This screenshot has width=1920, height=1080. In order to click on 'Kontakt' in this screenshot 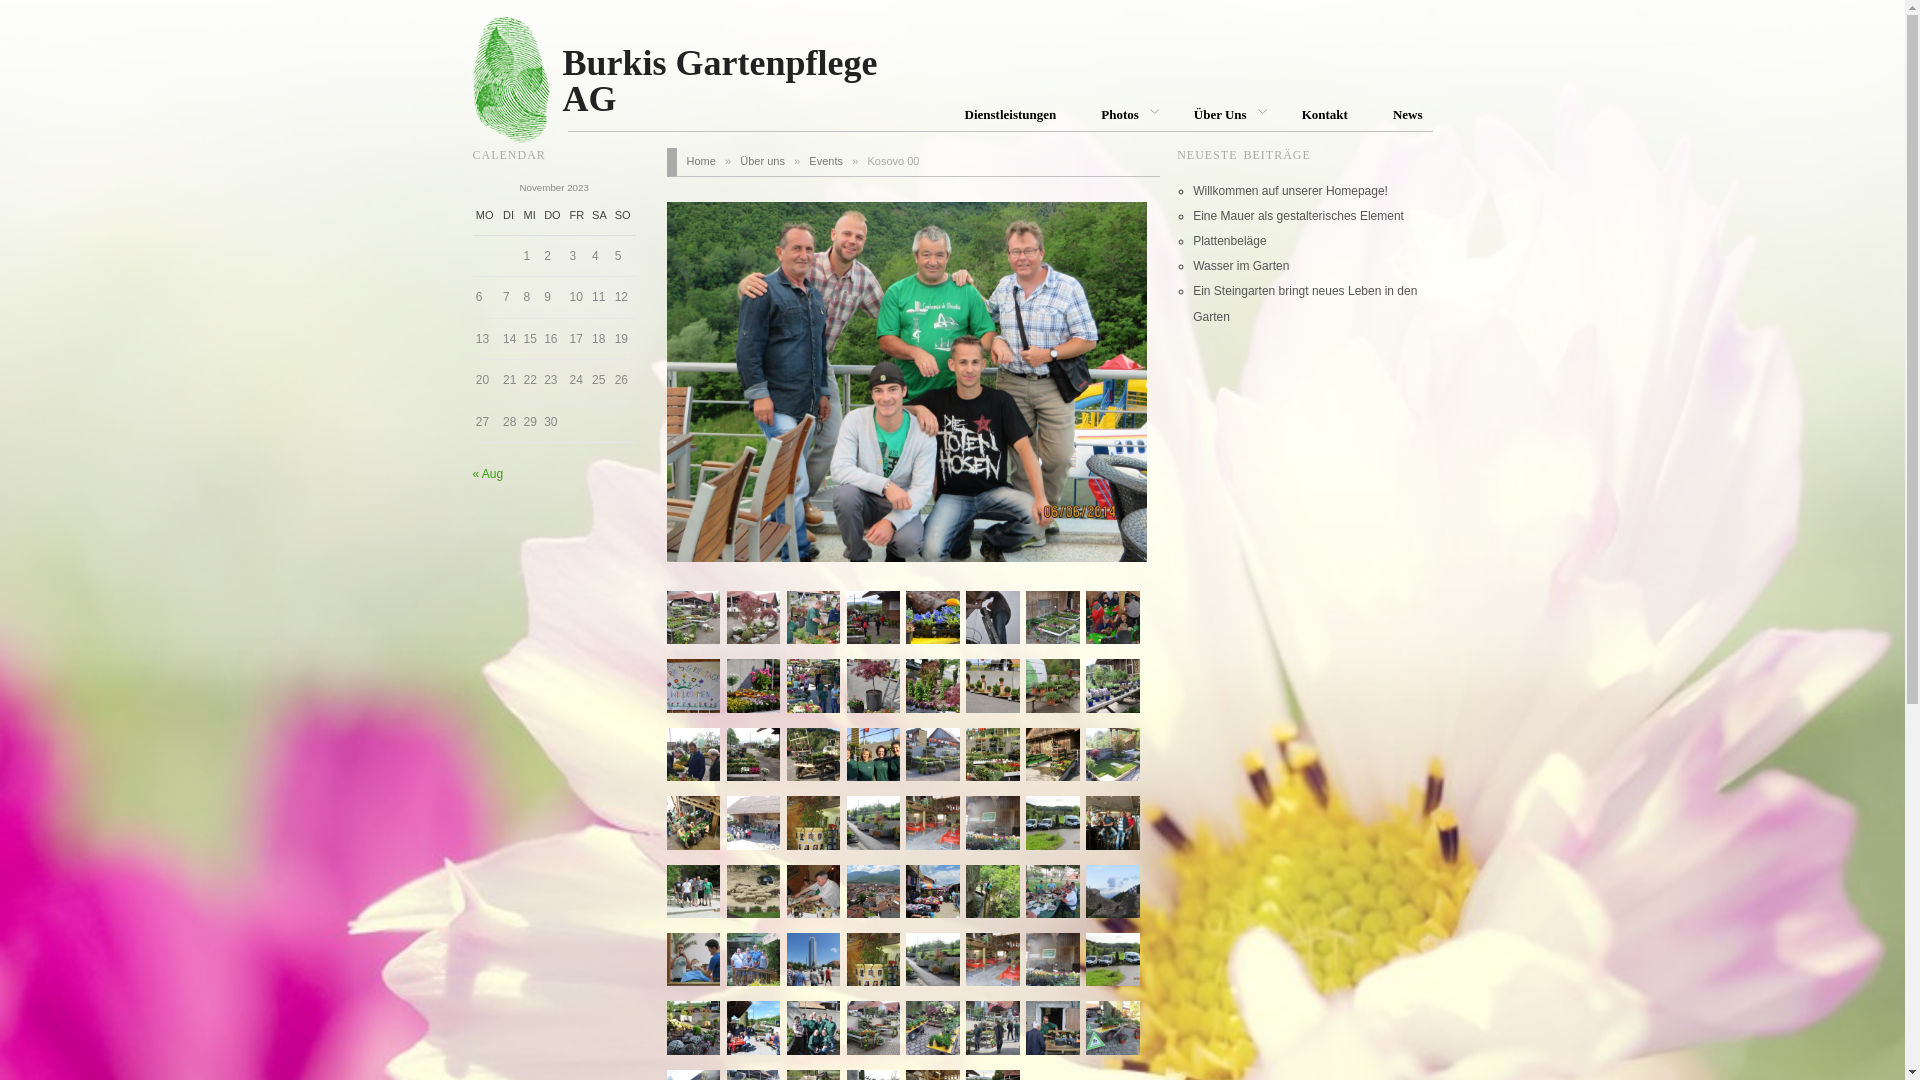, I will do `click(1324, 114)`.